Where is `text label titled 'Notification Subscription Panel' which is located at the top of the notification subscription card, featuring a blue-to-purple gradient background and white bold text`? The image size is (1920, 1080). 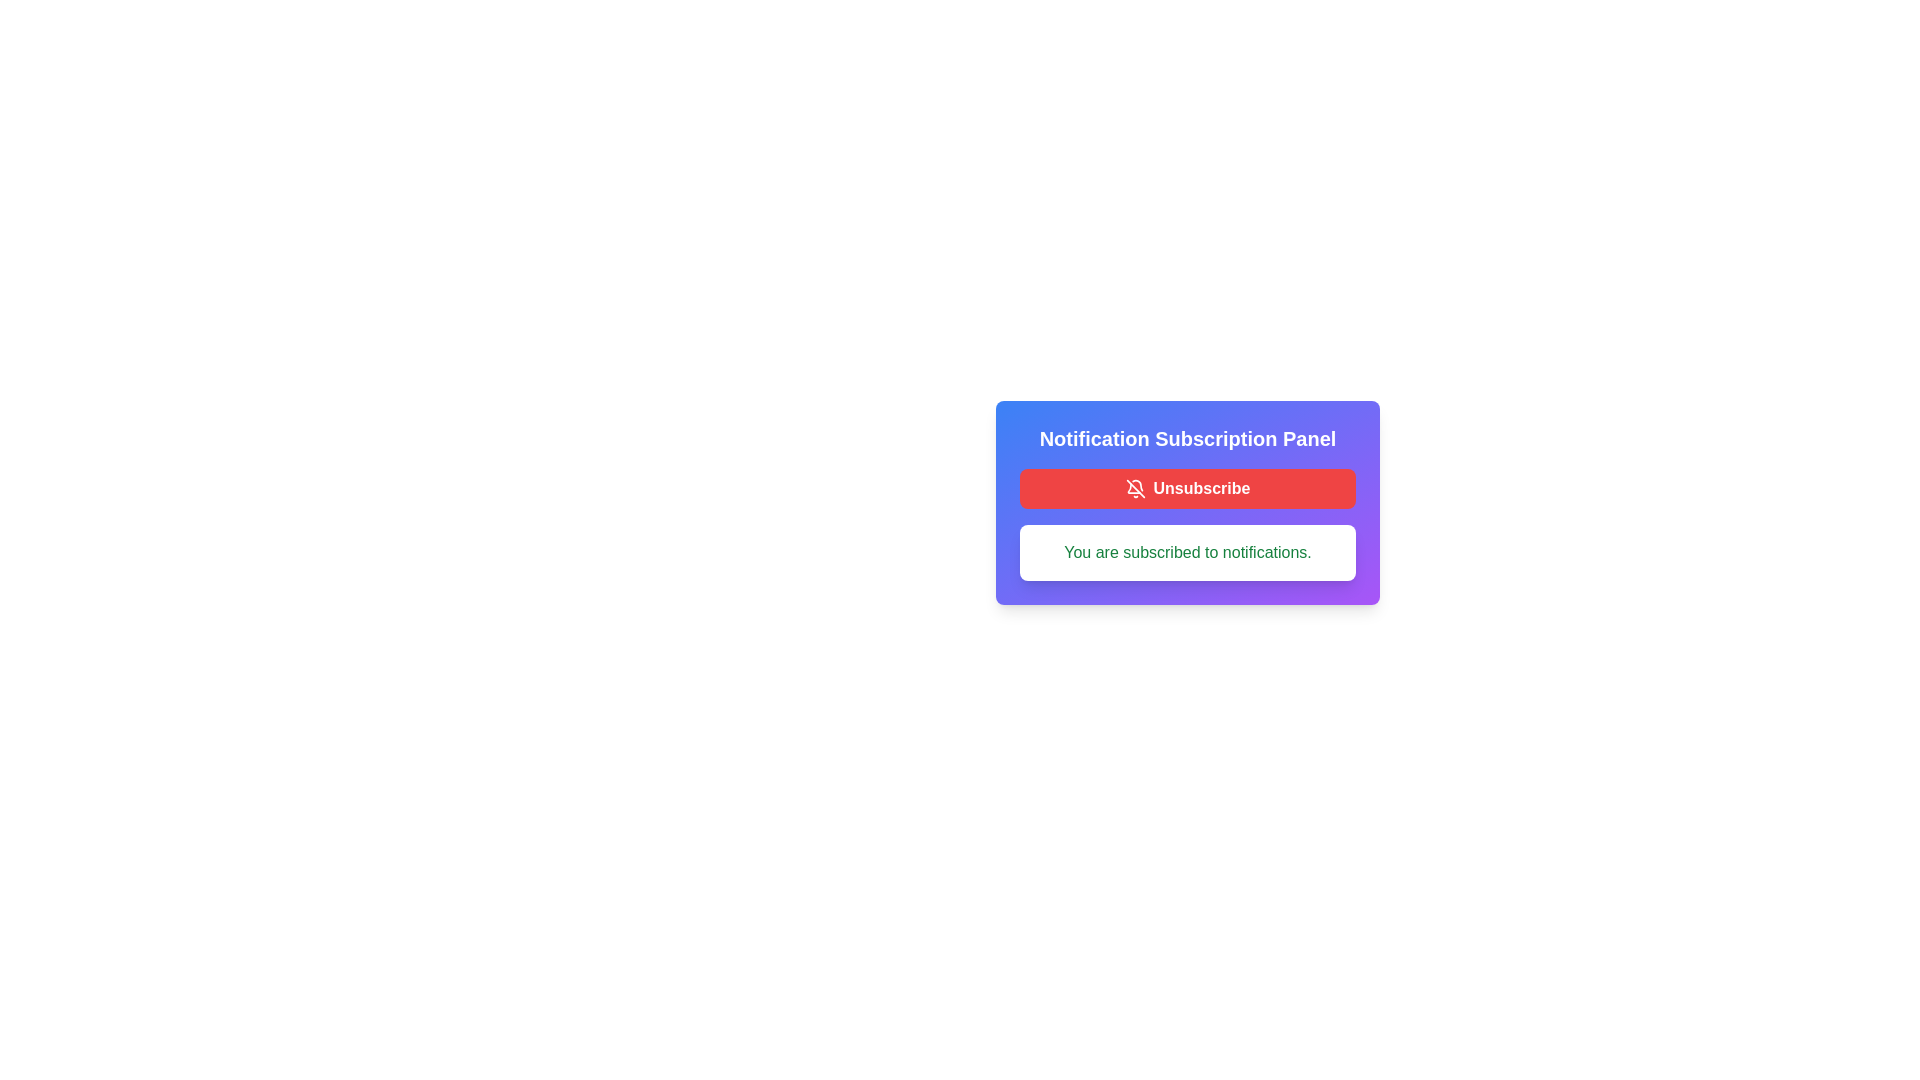
text label titled 'Notification Subscription Panel' which is located at the top of the notification subscription card, featuring a blue-to-purple gradient background and white bold text is located at coordinates (1188, 438).